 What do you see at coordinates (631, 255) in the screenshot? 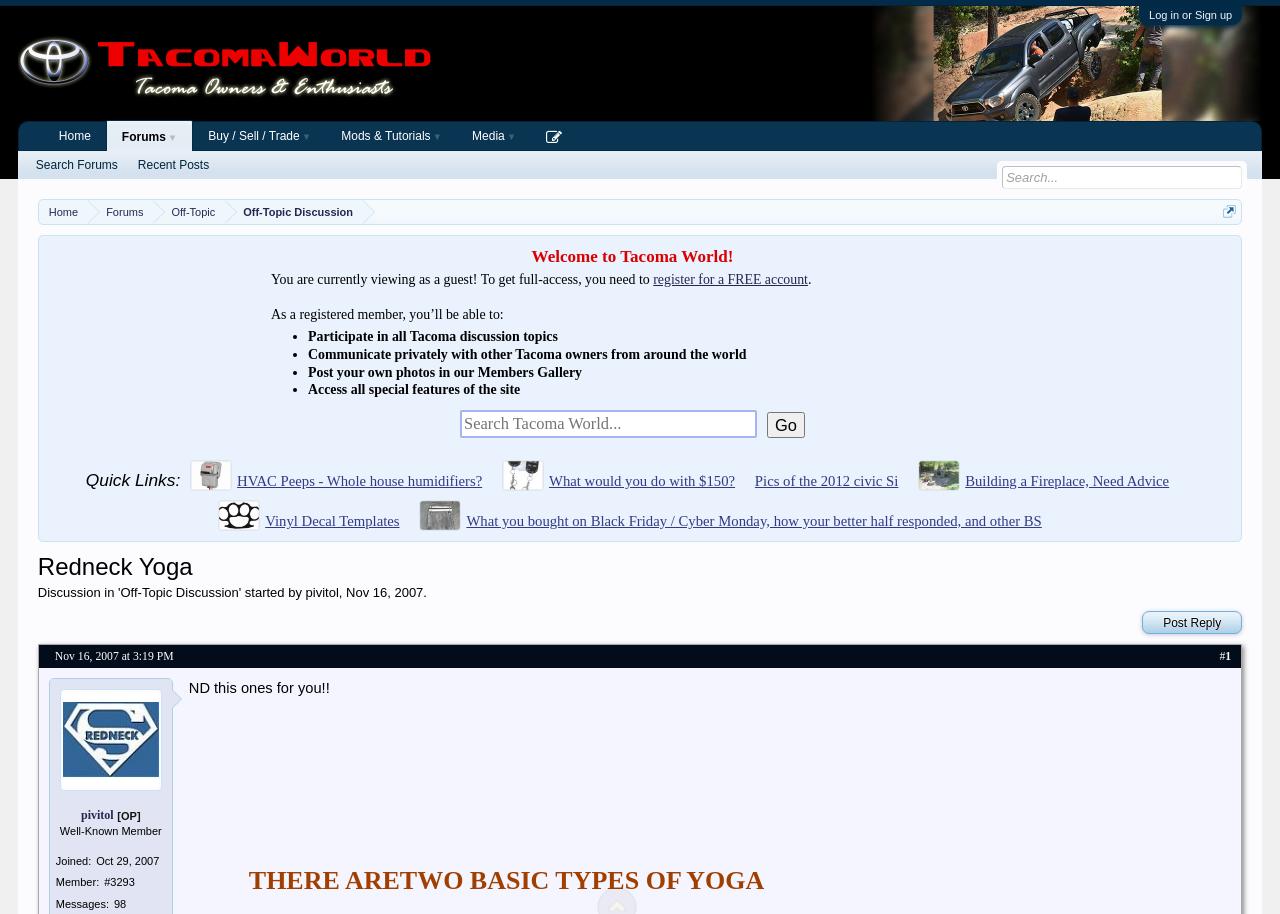
I see `'Welcome to Tacoma World!'` at bounding box center [631, 255].